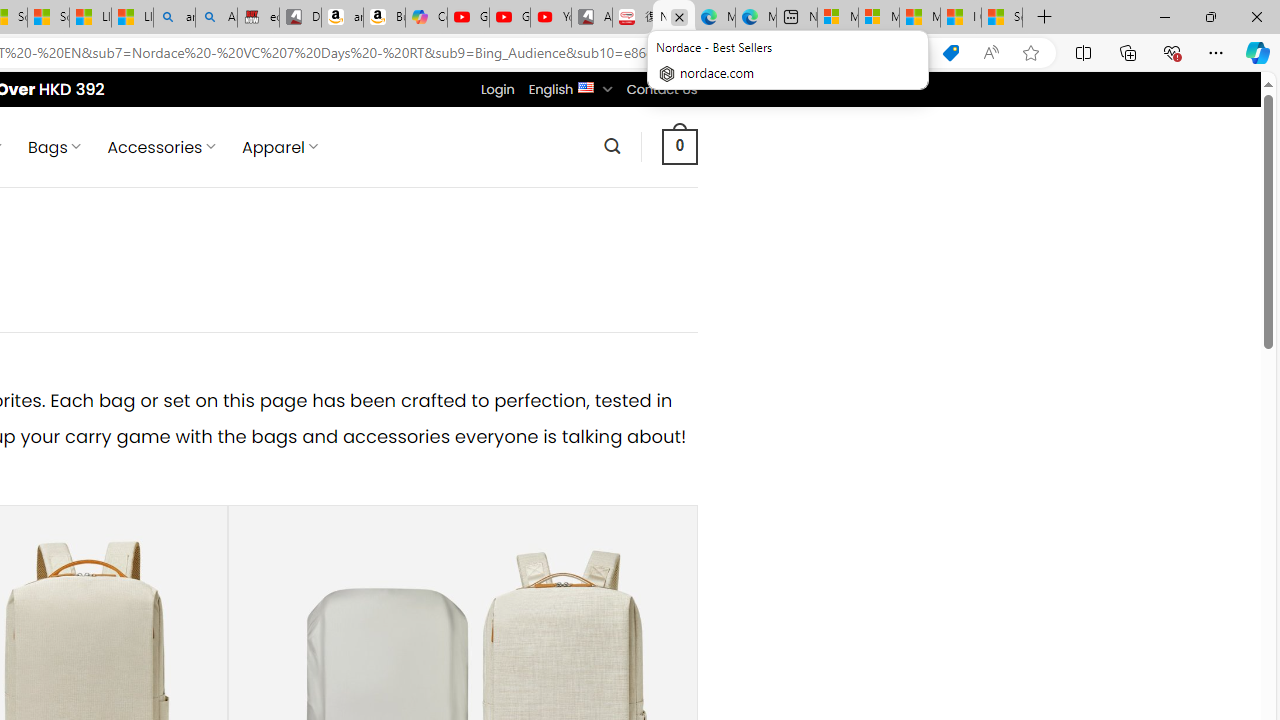 The height and width of the screenshot is (720, 1280). Describe the element at coordinates (551, 17) in the screenshot. I see `'YouTube Kids - An App Created for Kids to Explore Content'` at that location.